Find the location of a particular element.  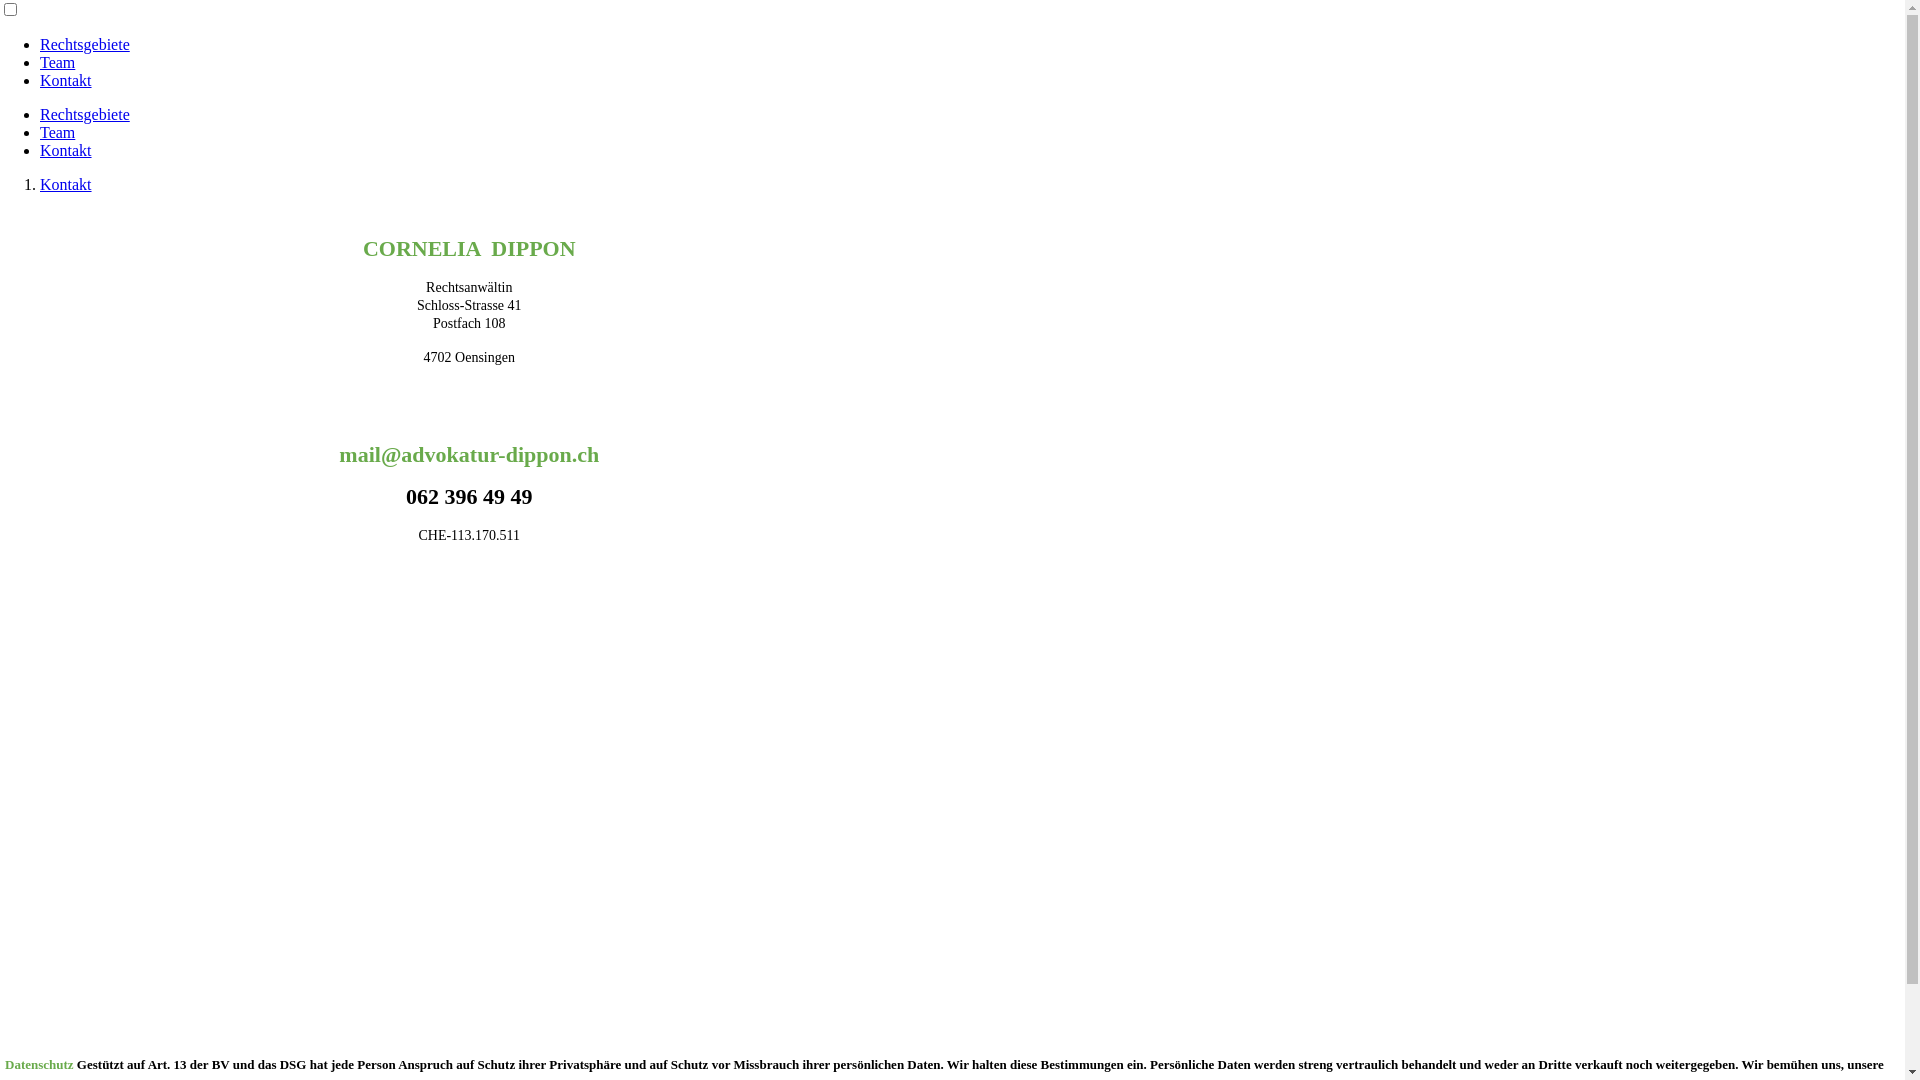

'Team' is located at coordinates (39, 132).